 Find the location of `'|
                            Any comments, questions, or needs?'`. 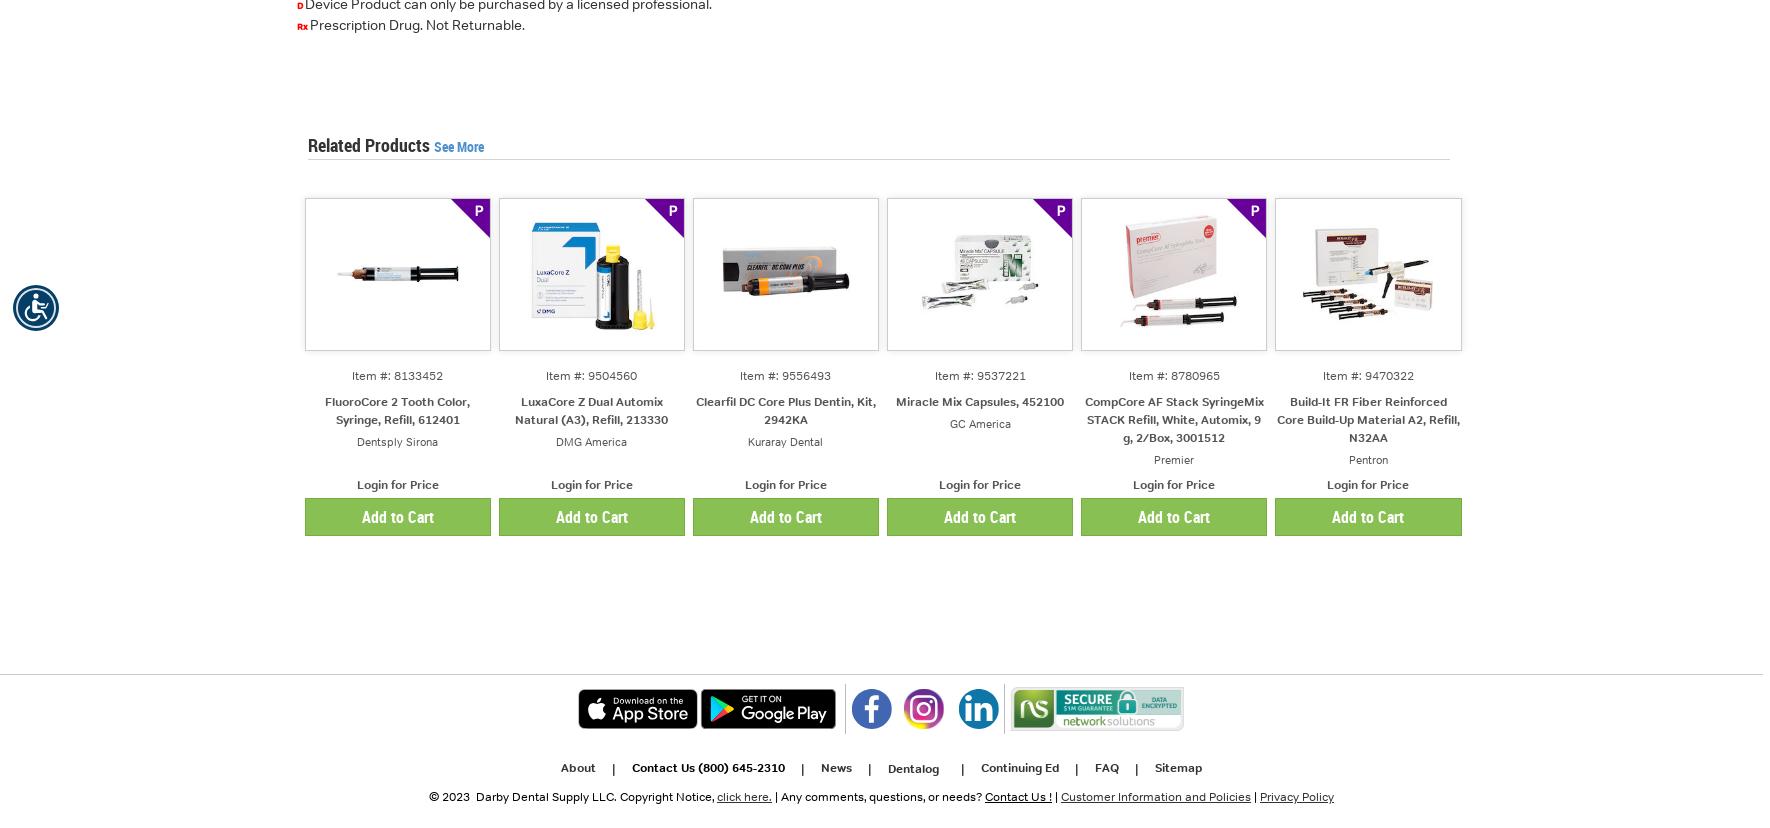

'|
                            Any comments, questions, or needs?' is located at coordinates (878, 796).